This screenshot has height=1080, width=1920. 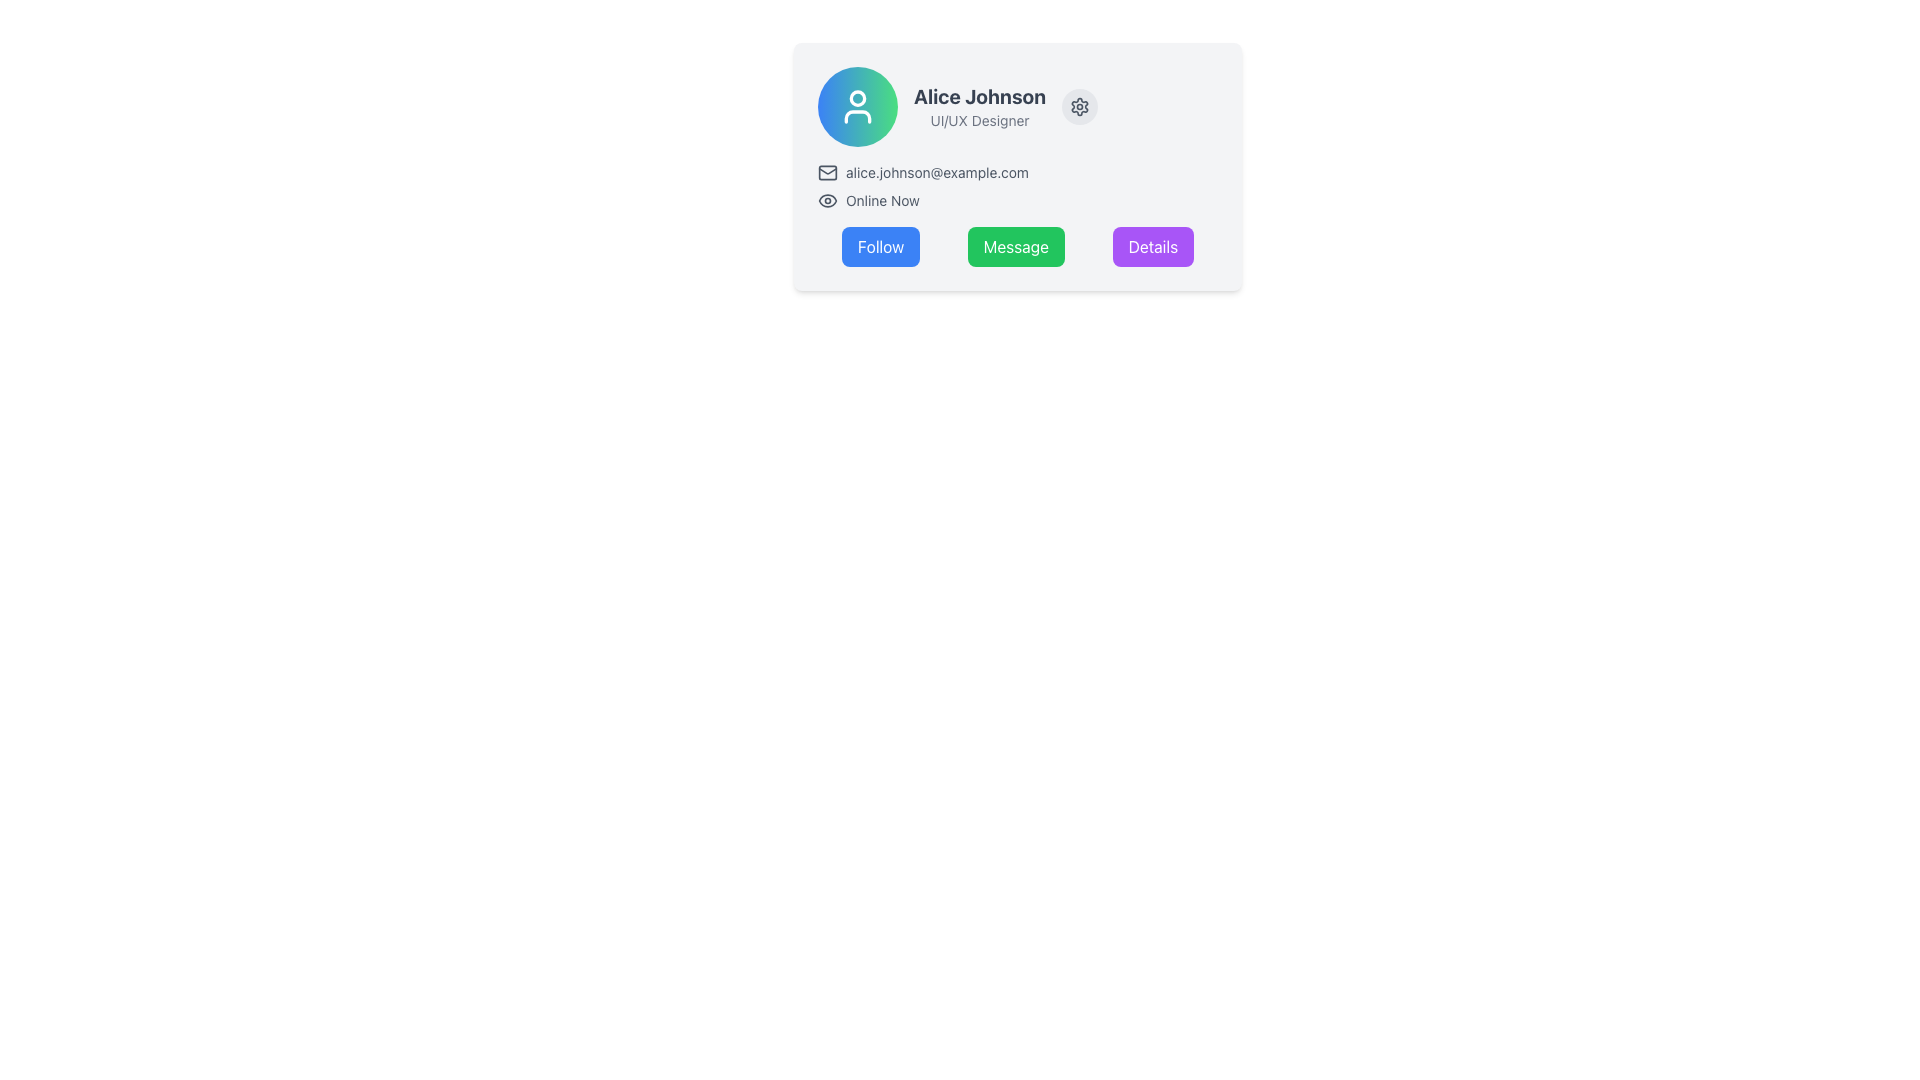 I want to click on the rounded rectangle element of the mail icon located to the left of the email address line under the name 'Alice Johnson', so click(x=828, y=172).